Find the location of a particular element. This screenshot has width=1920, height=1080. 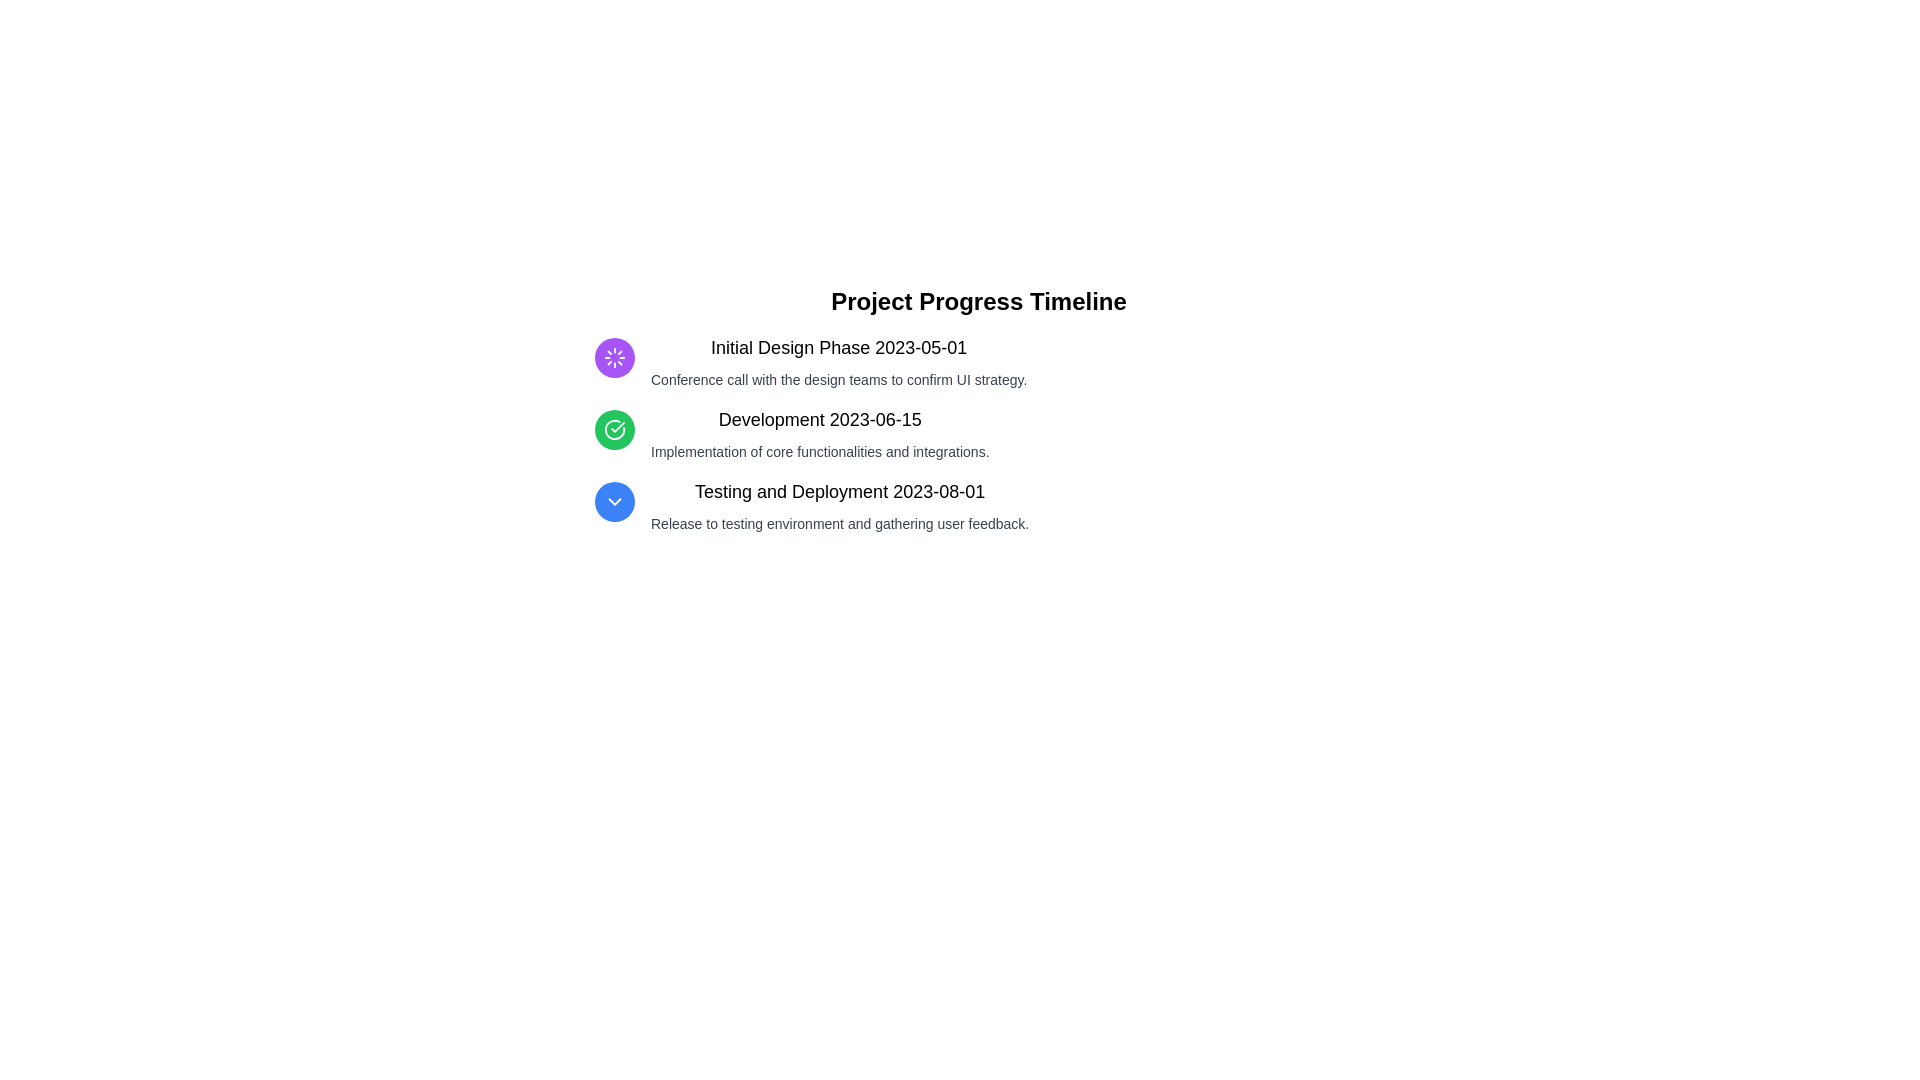

the 'Development' phase text label, which is located directly beneath the 'Initial Design Phase 2023-05-01' title and above the 'Implementation of core functionalities and integrations.' is located at coordinates (820, 419).